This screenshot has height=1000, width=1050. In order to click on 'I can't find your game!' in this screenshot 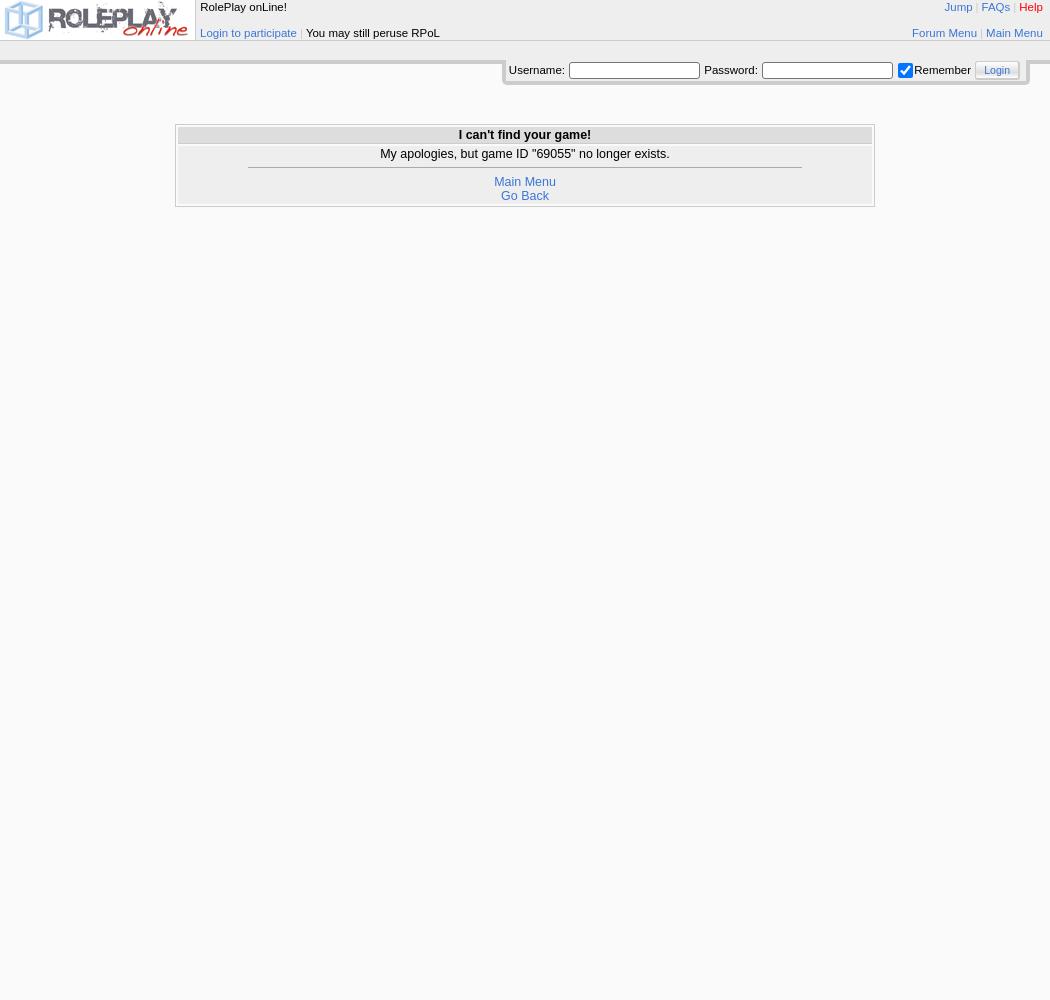, I will do `click(458, 135)`.